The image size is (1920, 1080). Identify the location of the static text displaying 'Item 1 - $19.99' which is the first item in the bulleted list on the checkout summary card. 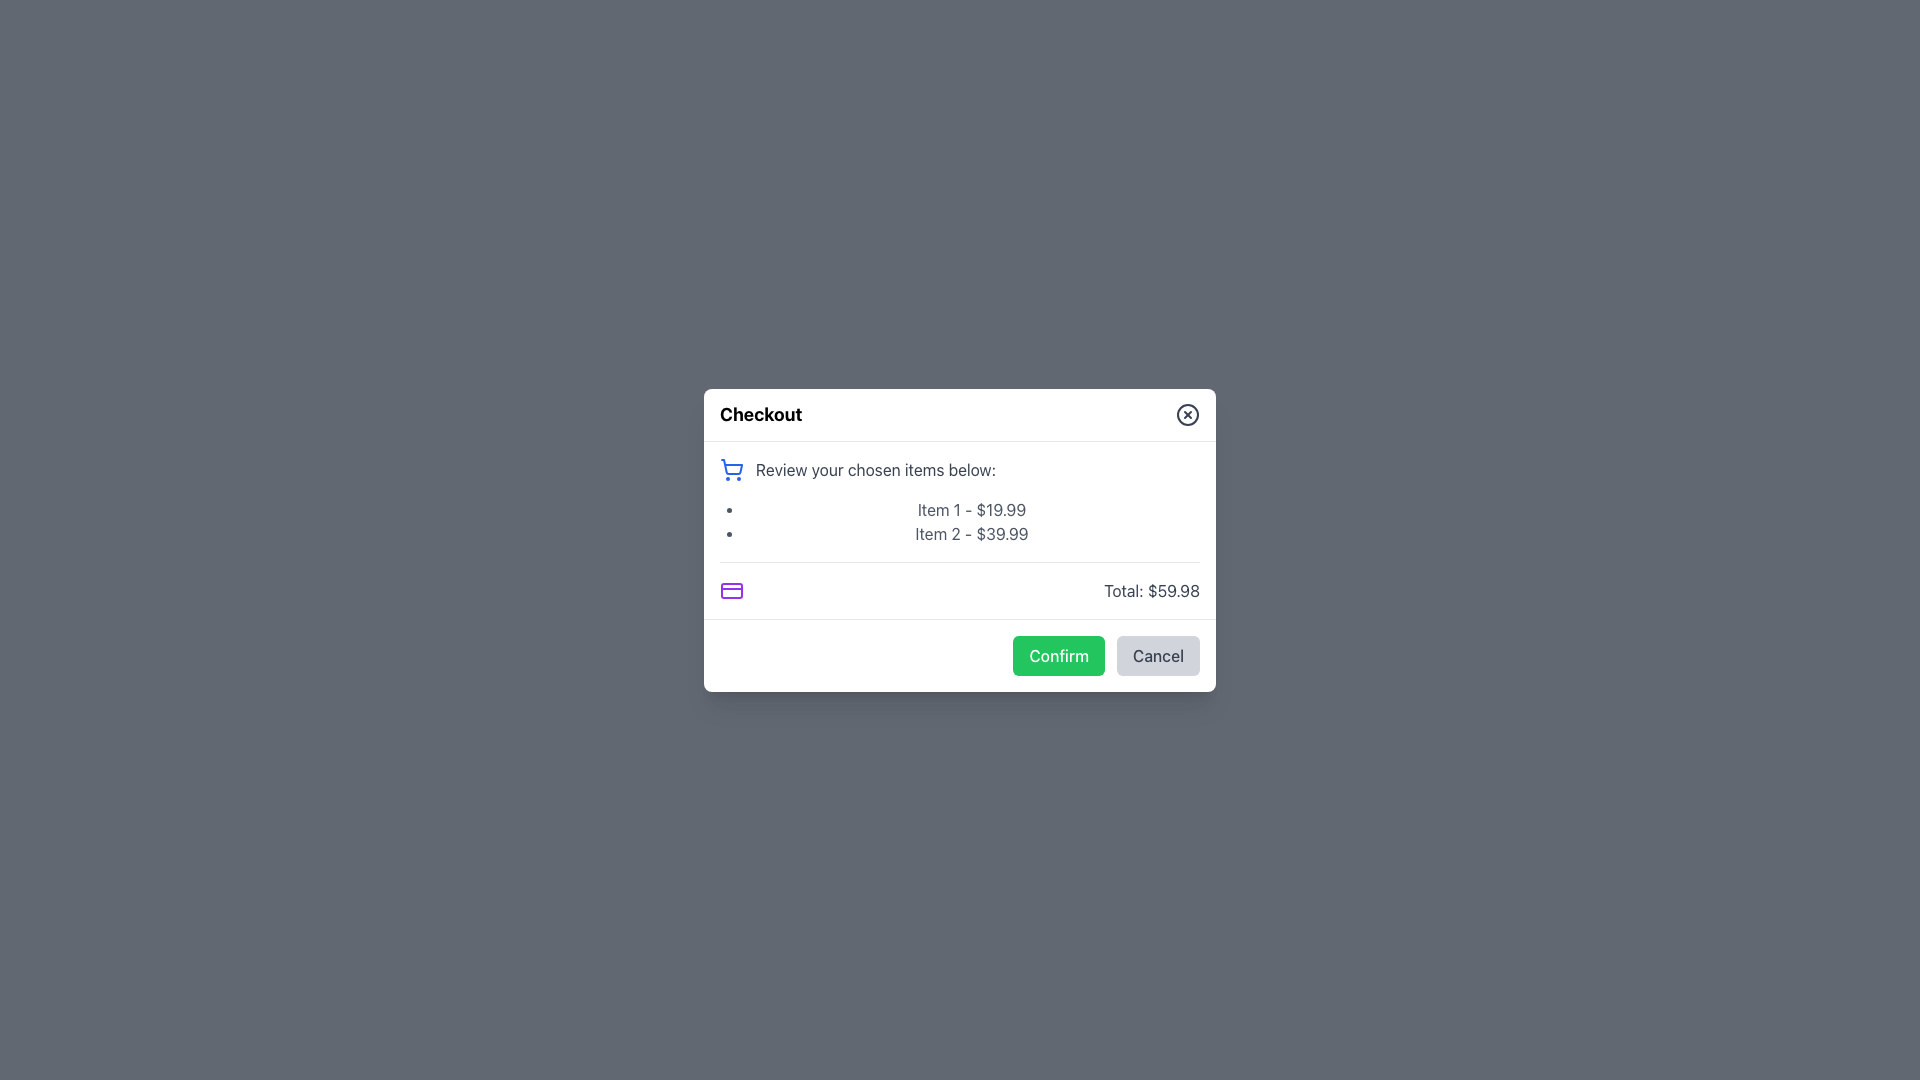
(971, 508).